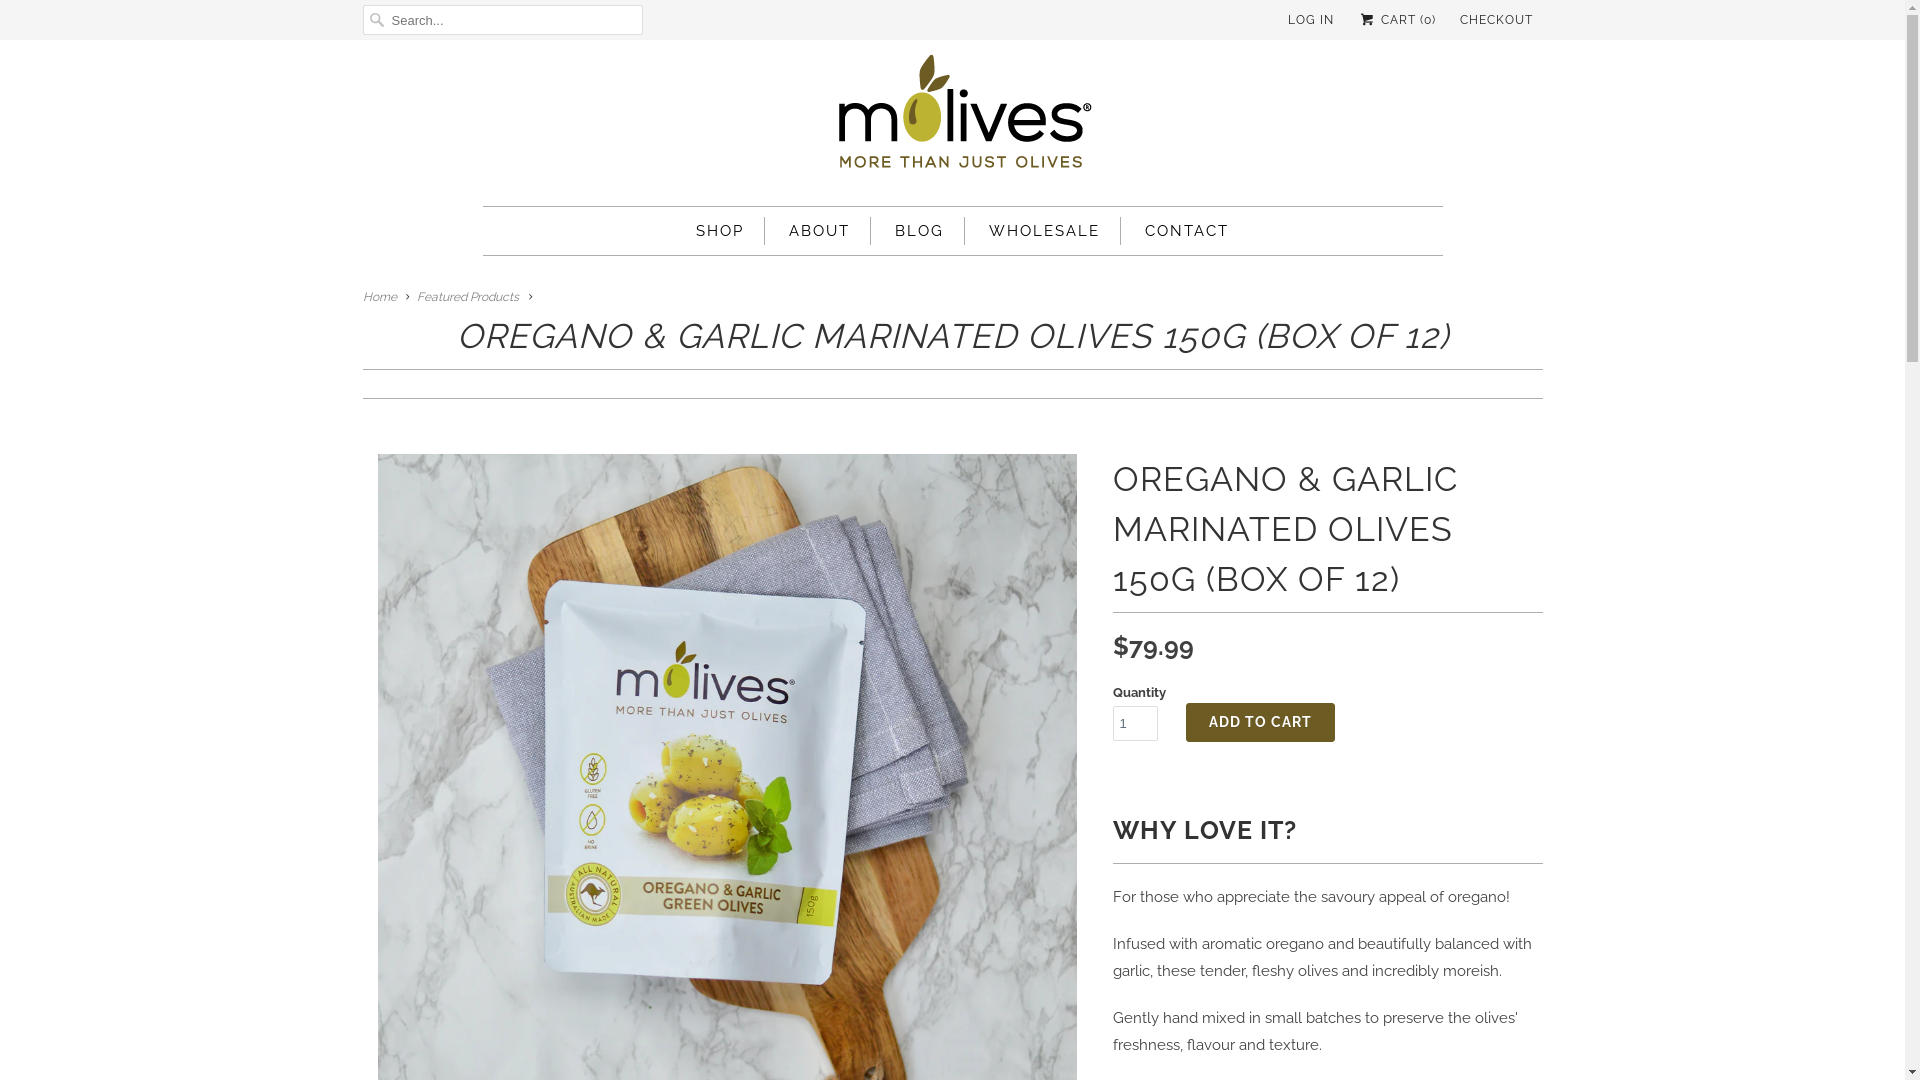 Image resolution: width=1920 pixels, height=1080 pixels. What do you see at coordinates (819, 230) in the screenshot?
I see `'ABOUT'` at bounding box center [819, 230].